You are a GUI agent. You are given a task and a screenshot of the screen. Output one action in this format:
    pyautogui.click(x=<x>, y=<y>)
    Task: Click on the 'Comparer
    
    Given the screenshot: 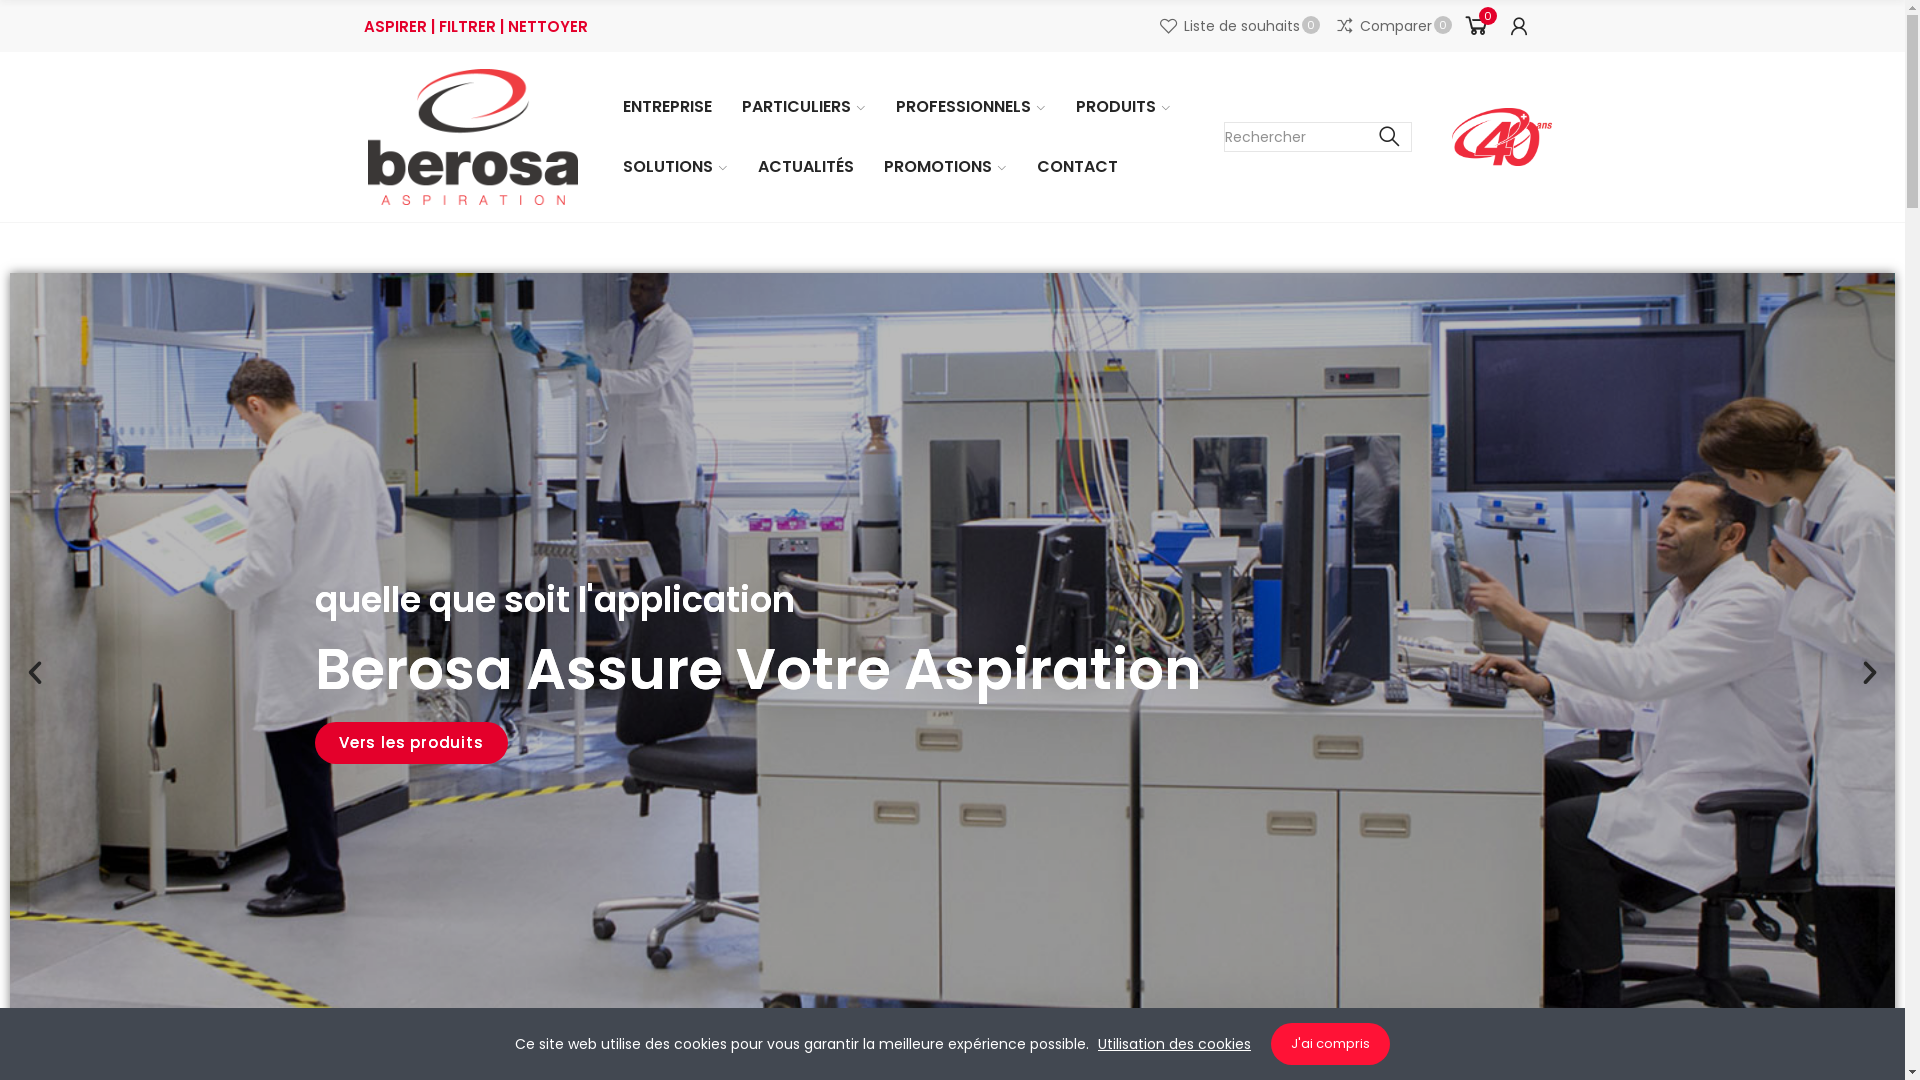 What is the action you would take?
    pyautogui.click(x=1392, y=26)
    